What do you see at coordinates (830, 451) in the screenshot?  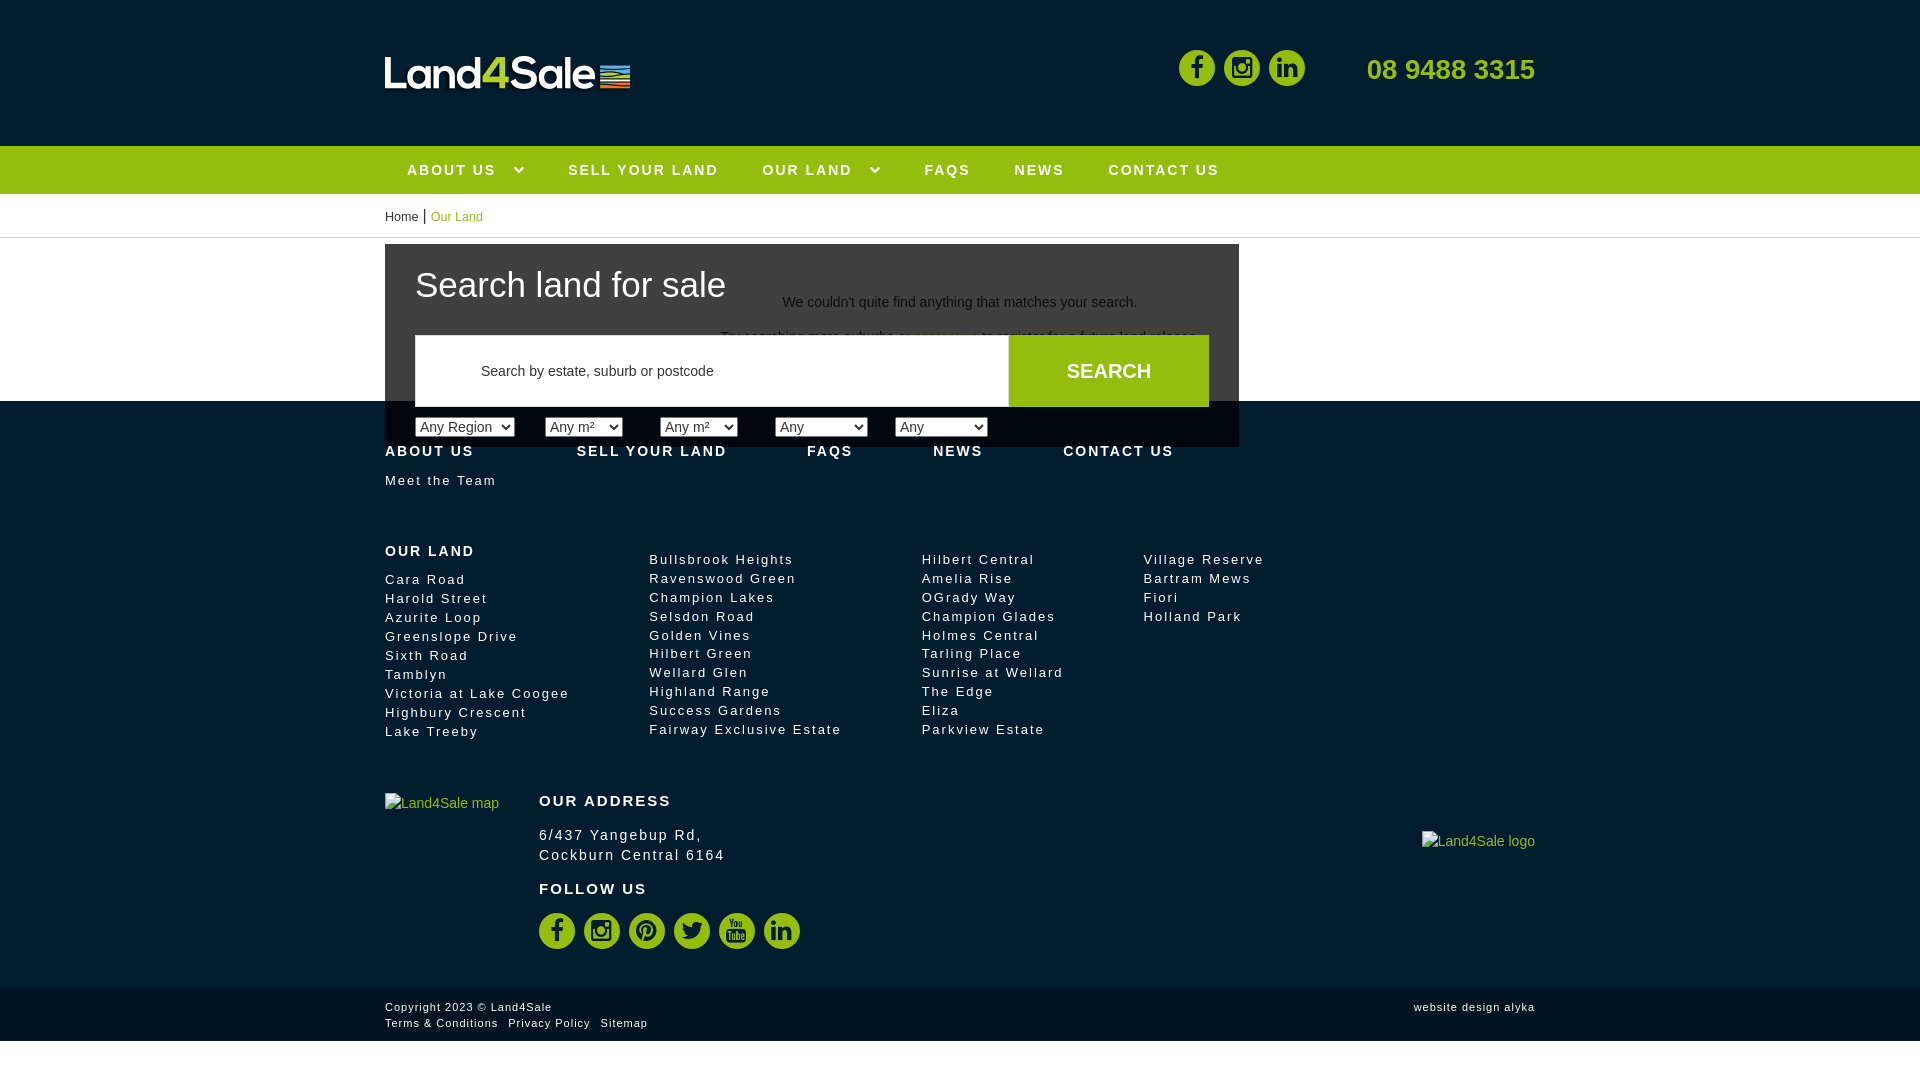 I see `'FAQS'` at bounding box center [830, 451].